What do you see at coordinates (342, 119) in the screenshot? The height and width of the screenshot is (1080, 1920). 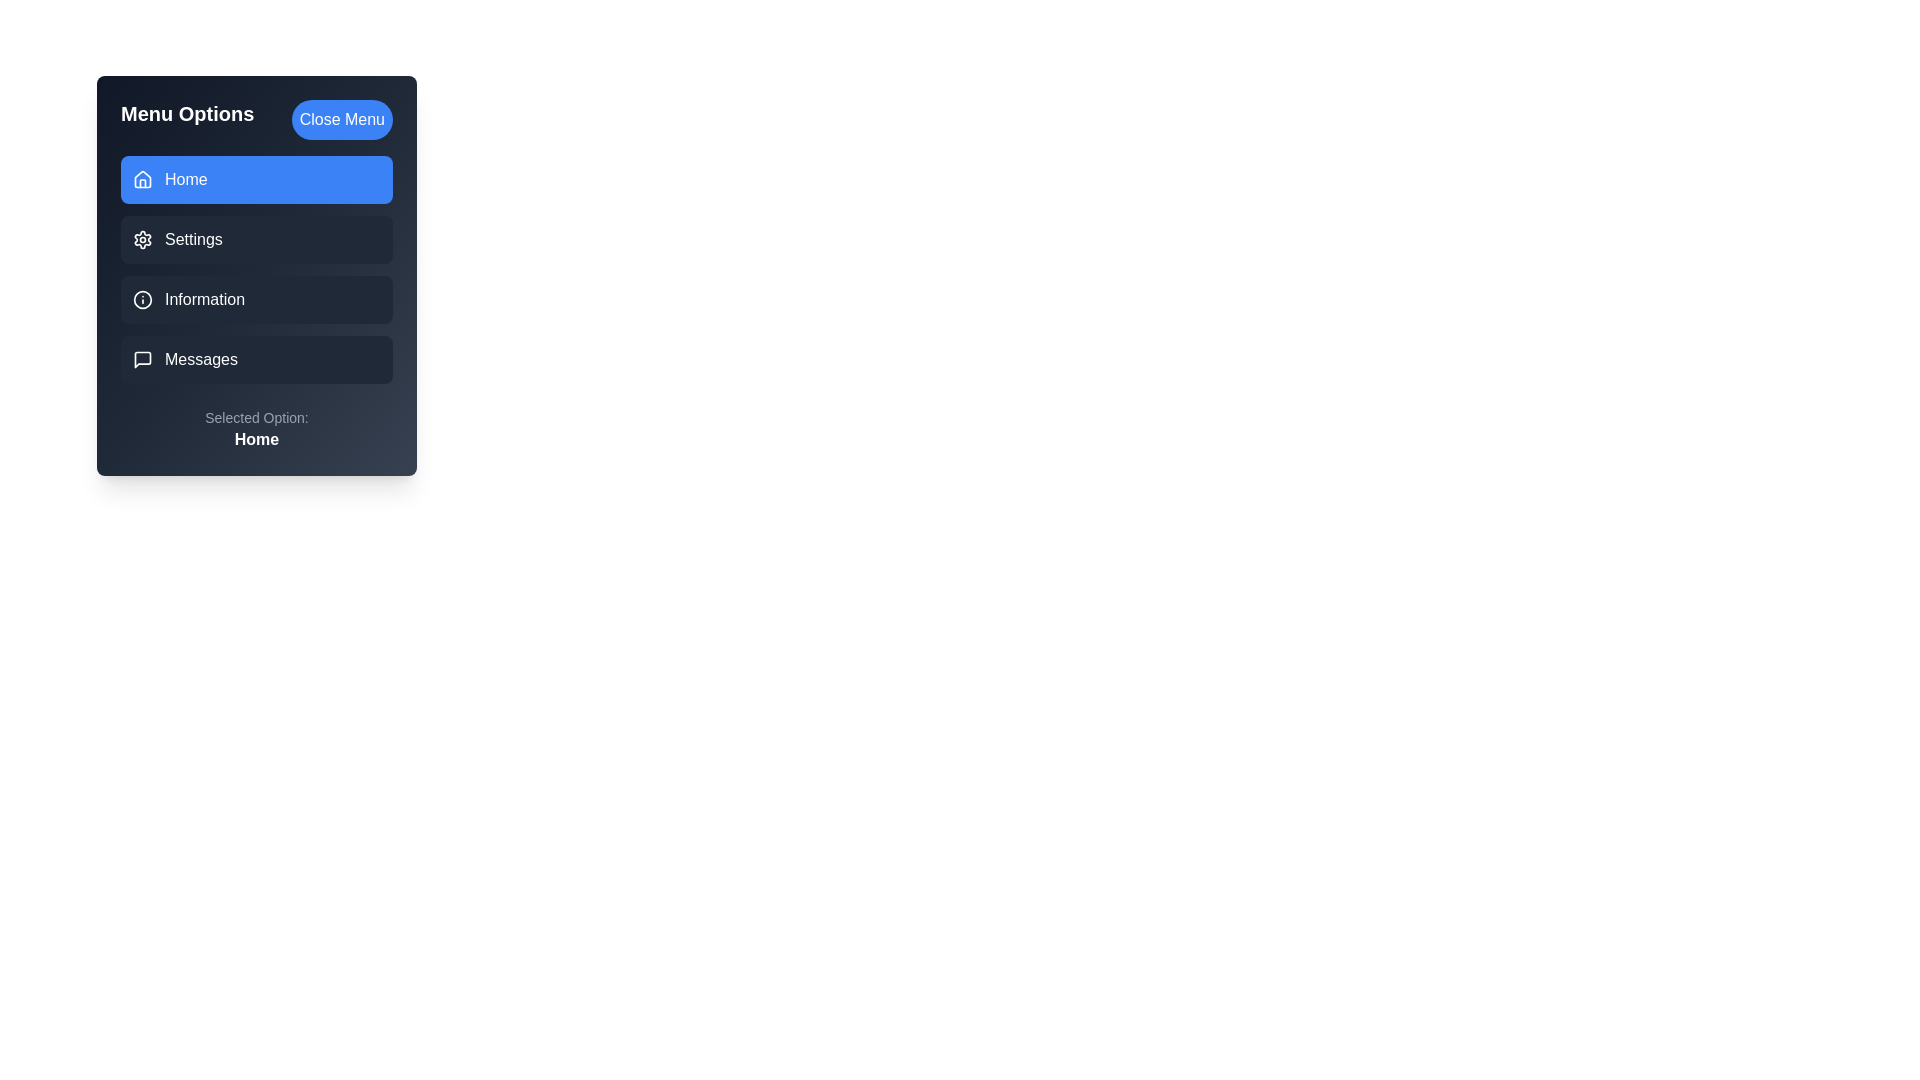 I see `the circular button with a blue background and white bold text that reads 'Close Menu'` at bounding box center [342, 119].